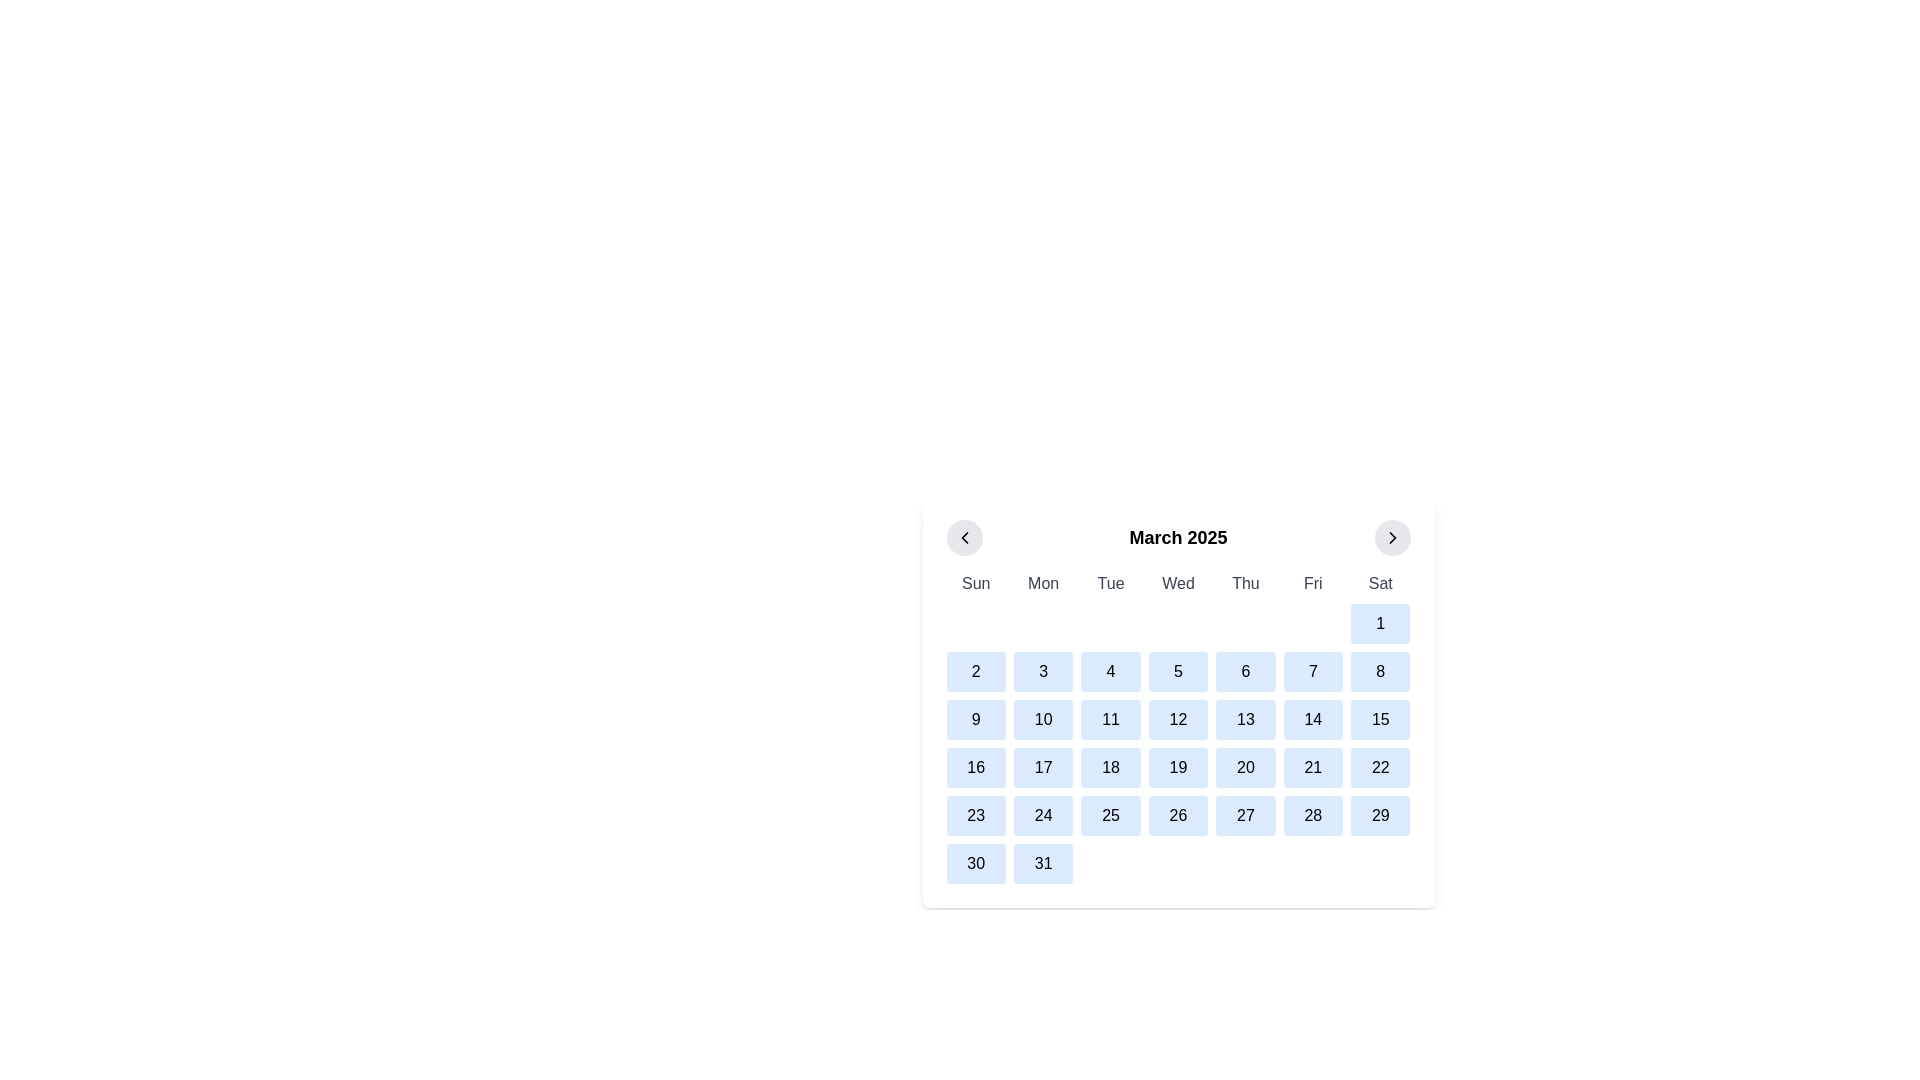  What do you see at coordinates (964, 536) in the screenshot?
I see `the circular button with a light gray background and left-pointing chevron icon, located to the left of 'March 2025' in the calendar header` at bounding box center [964, 536].